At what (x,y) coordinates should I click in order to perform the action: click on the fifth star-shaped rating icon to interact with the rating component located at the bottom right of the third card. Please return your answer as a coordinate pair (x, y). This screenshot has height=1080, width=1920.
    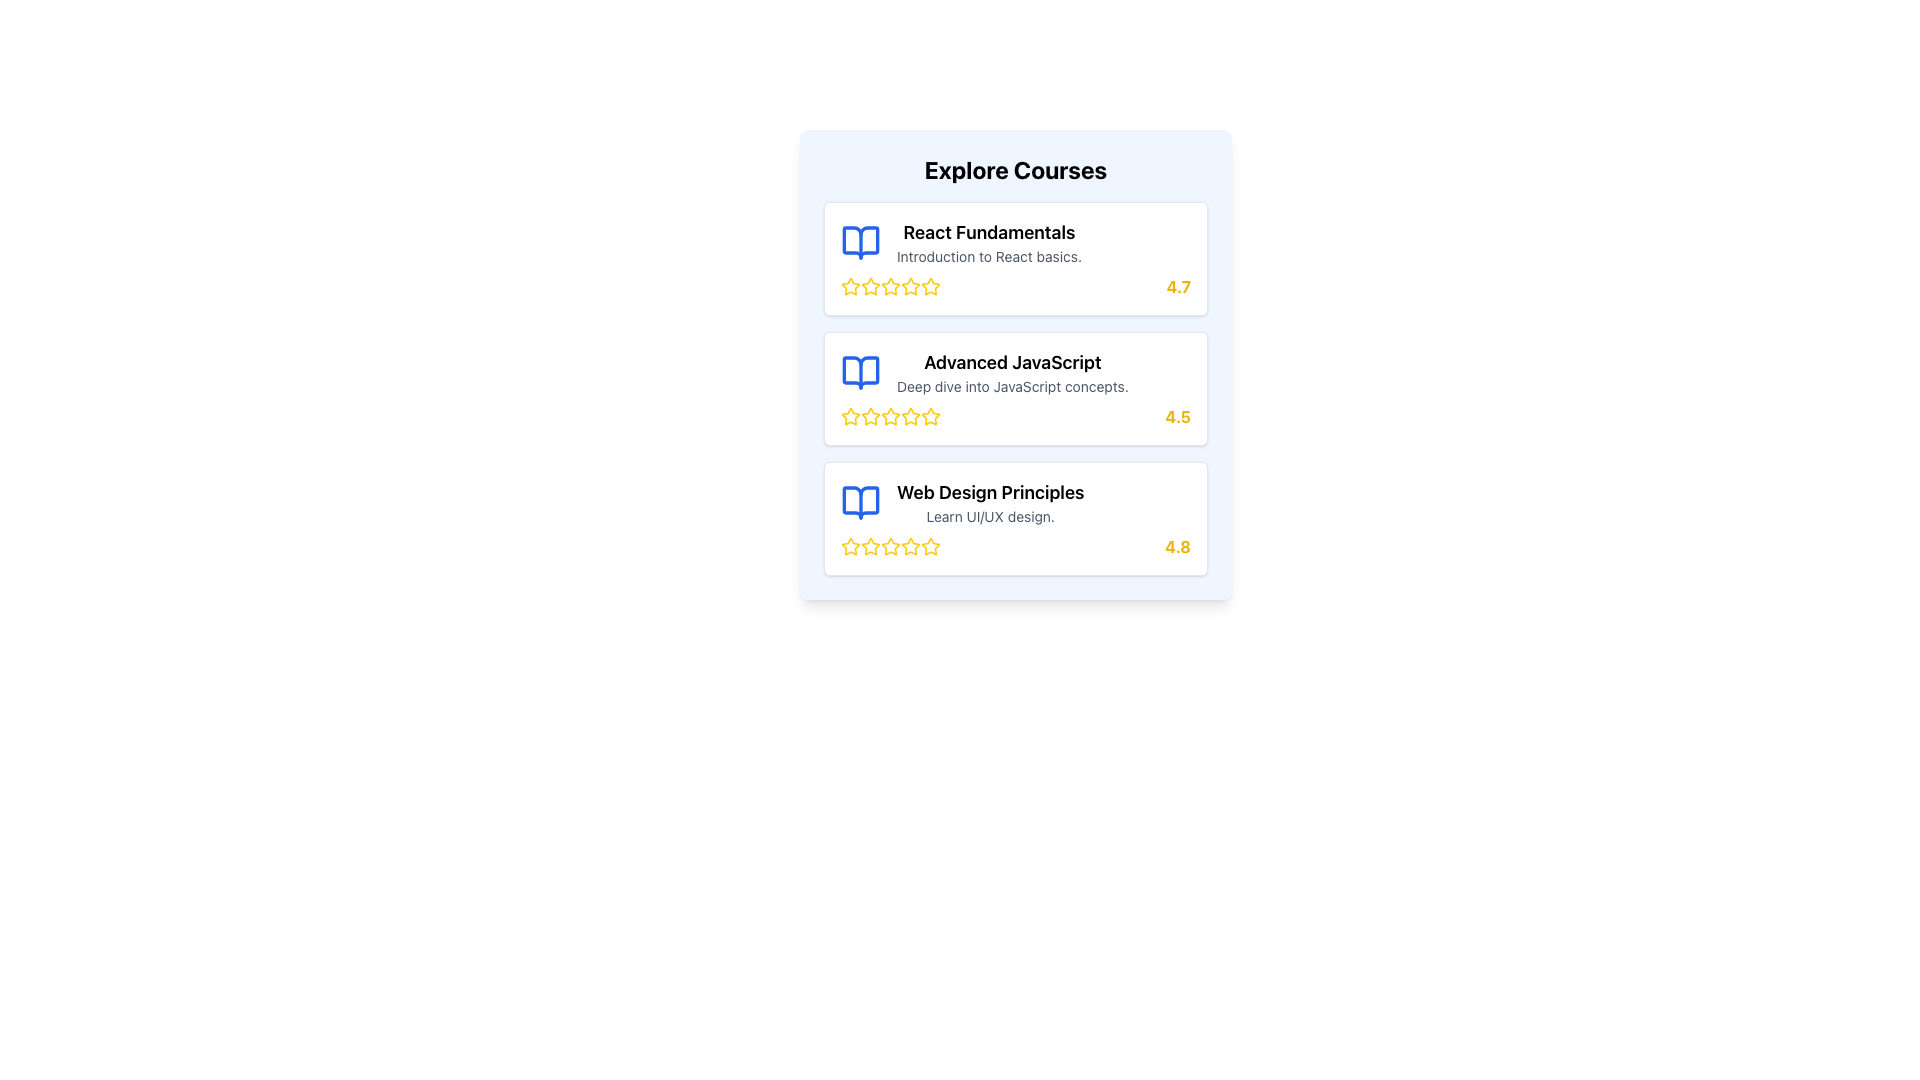
    Looking at the image, I should click on (849, 546).